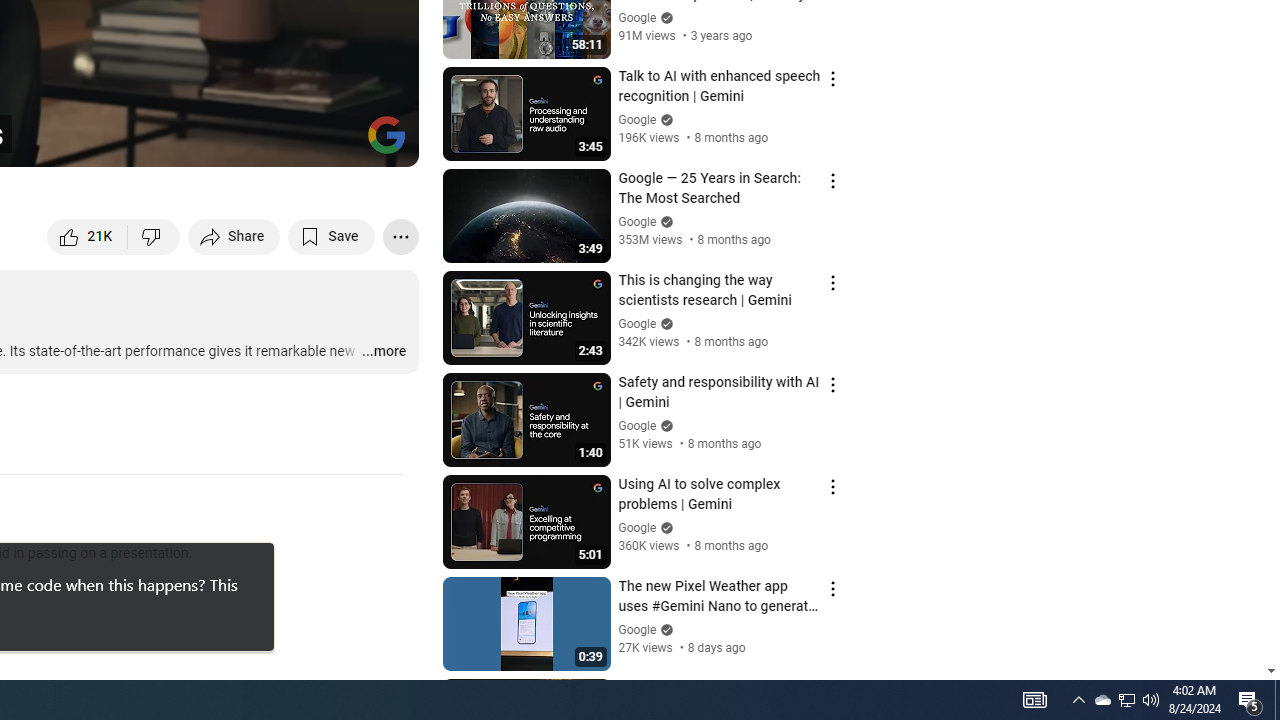 The width and height of the screenshot is (1280, 720). Describe the element at coordinates (234, 235) in the screenshot. I see `'Share'` at that location.